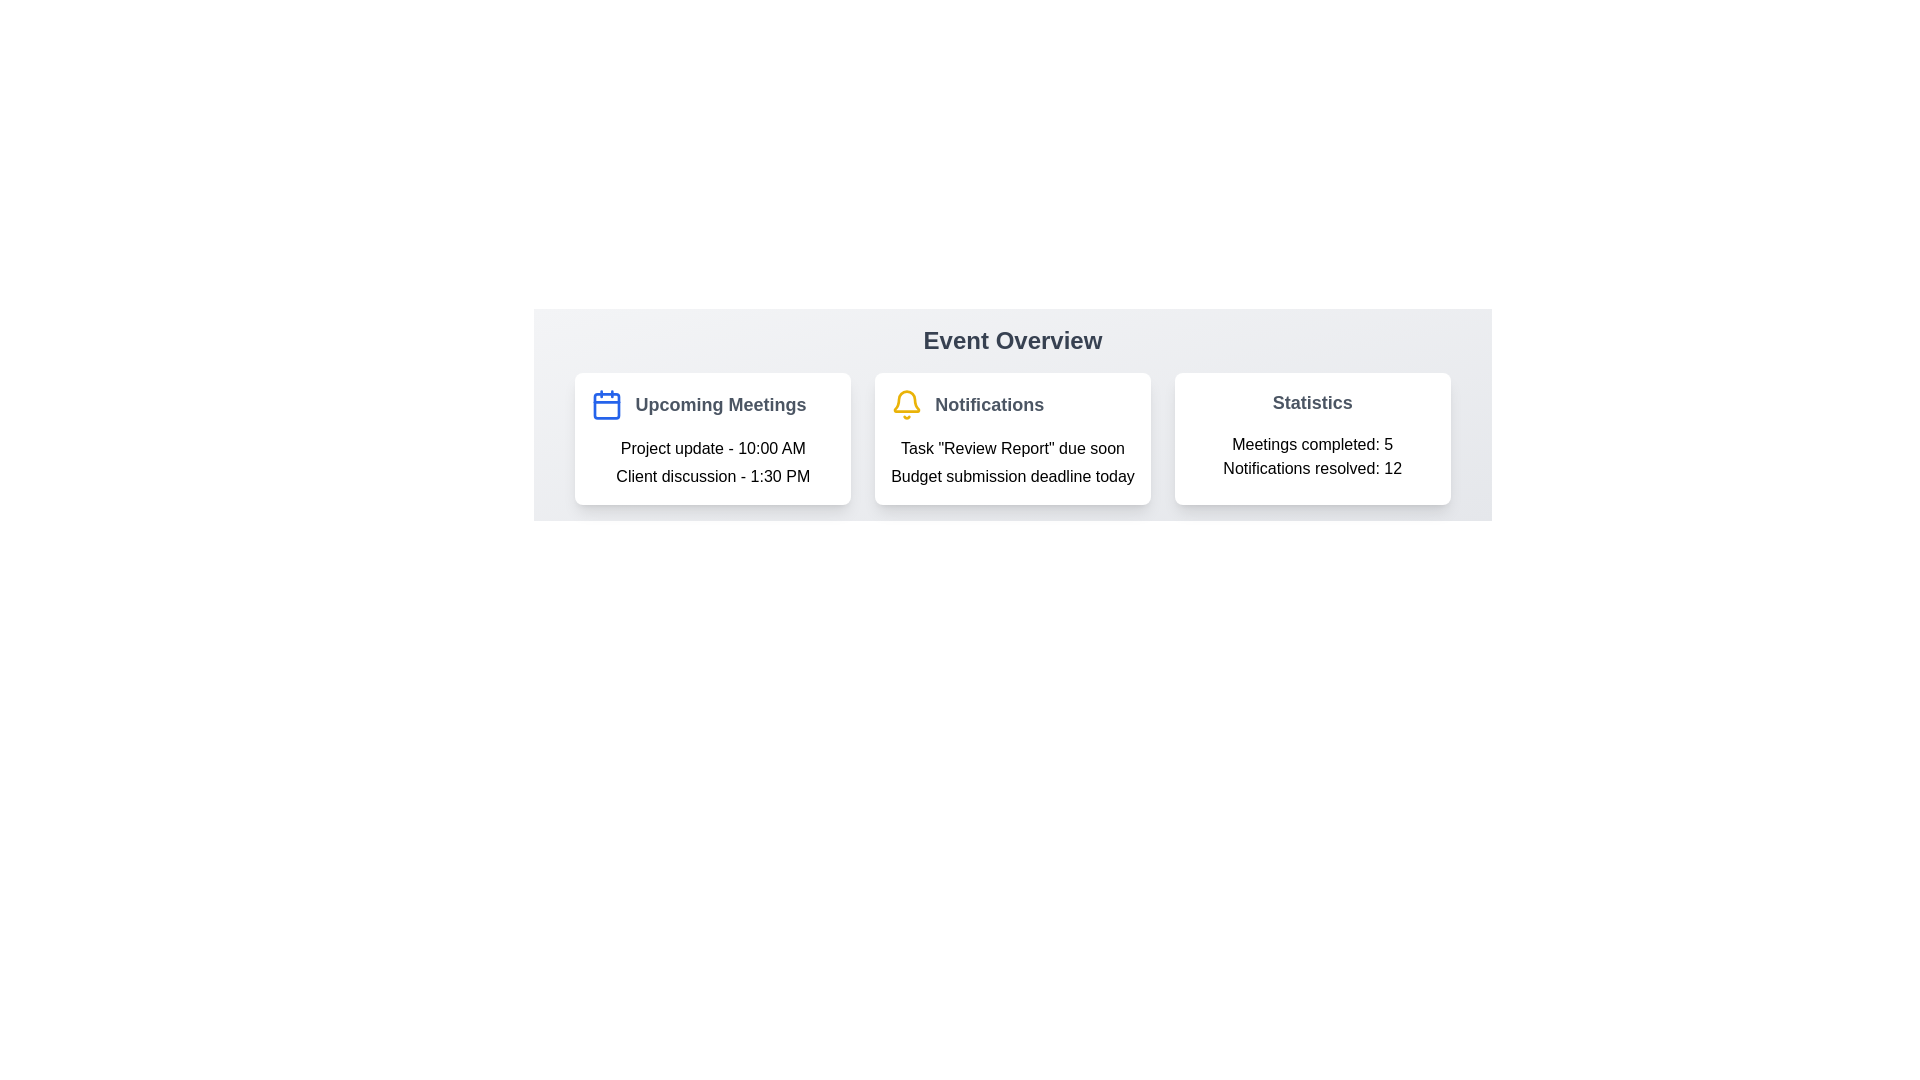  Describe the element at coordinates (989, 405) in the screenshot. I see `text content of the 'Notifications' label, which is a bold, gray text aligned to the right of a yellow bell icon within the second card of the 'Event Overview' section` at that location.